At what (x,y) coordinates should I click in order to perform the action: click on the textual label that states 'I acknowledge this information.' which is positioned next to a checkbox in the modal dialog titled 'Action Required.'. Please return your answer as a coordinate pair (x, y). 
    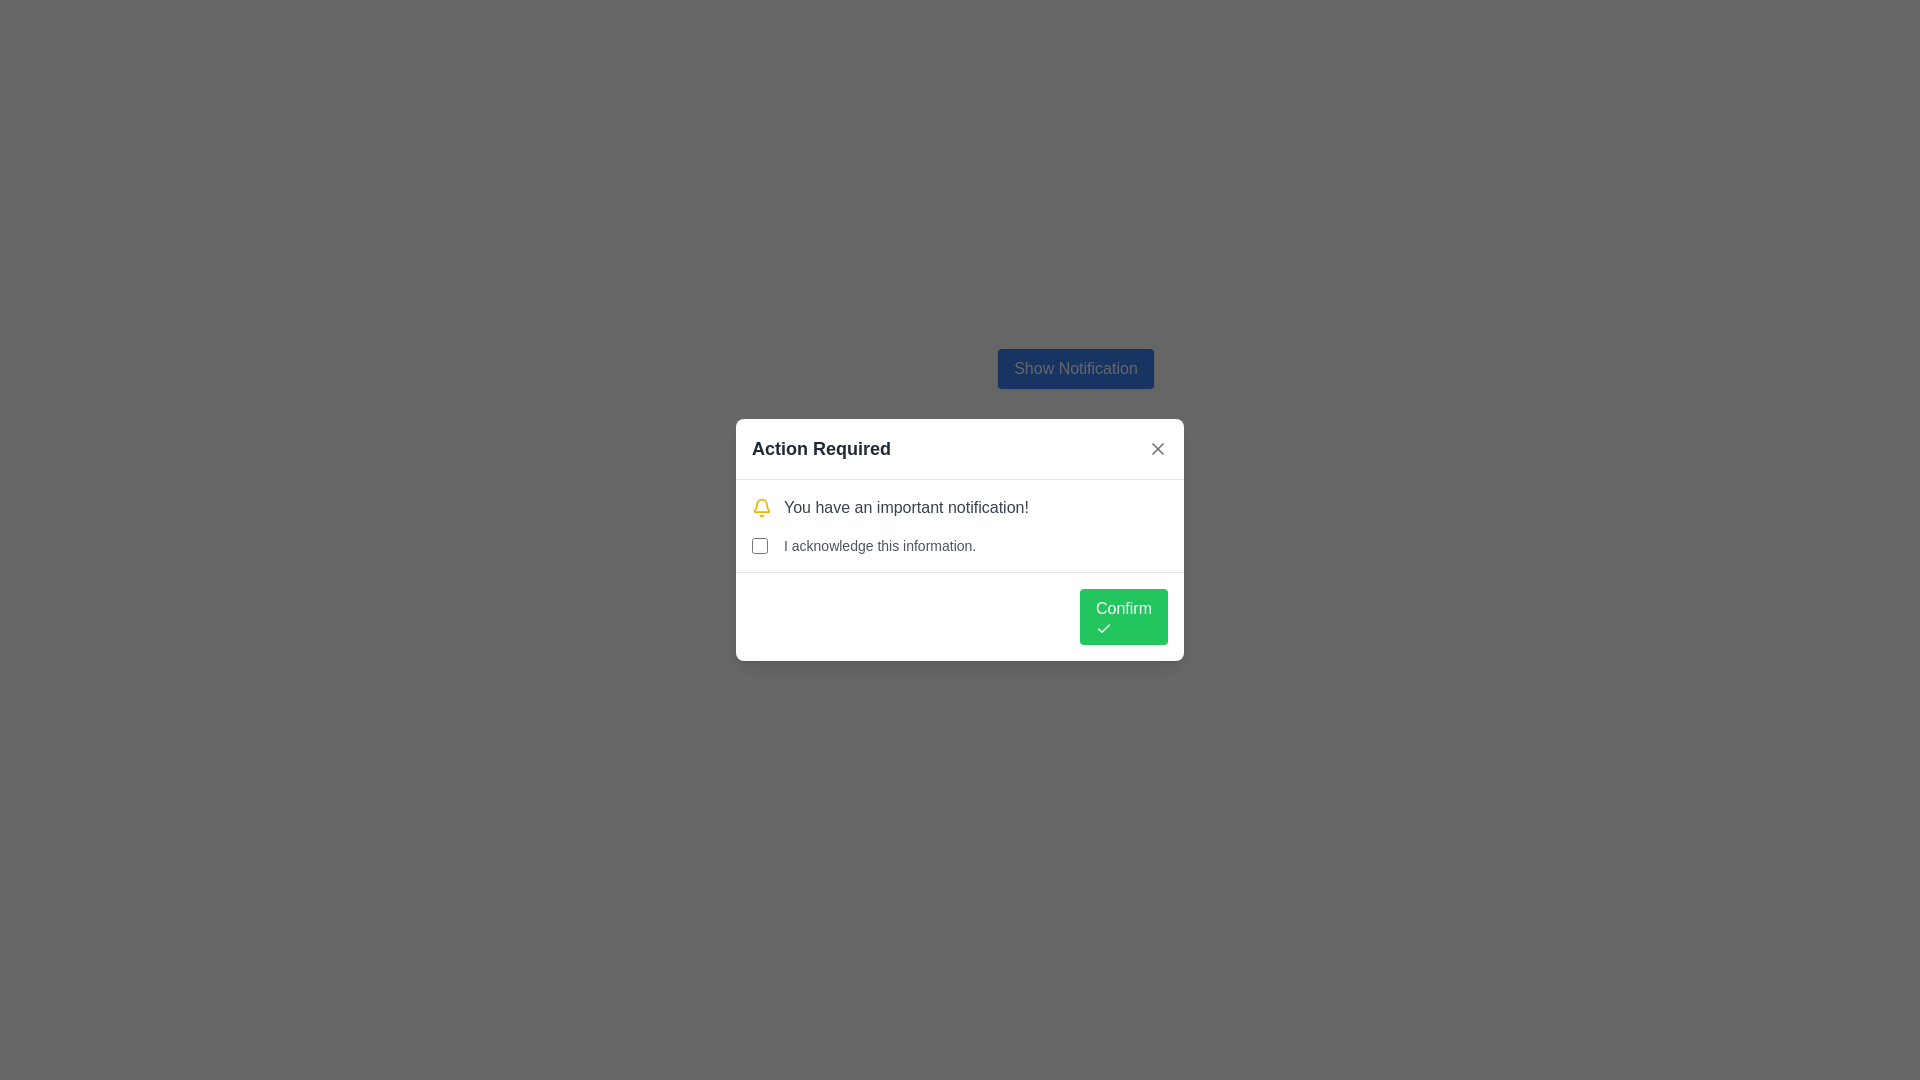
    Looking at the image, I should click on (880, 546).